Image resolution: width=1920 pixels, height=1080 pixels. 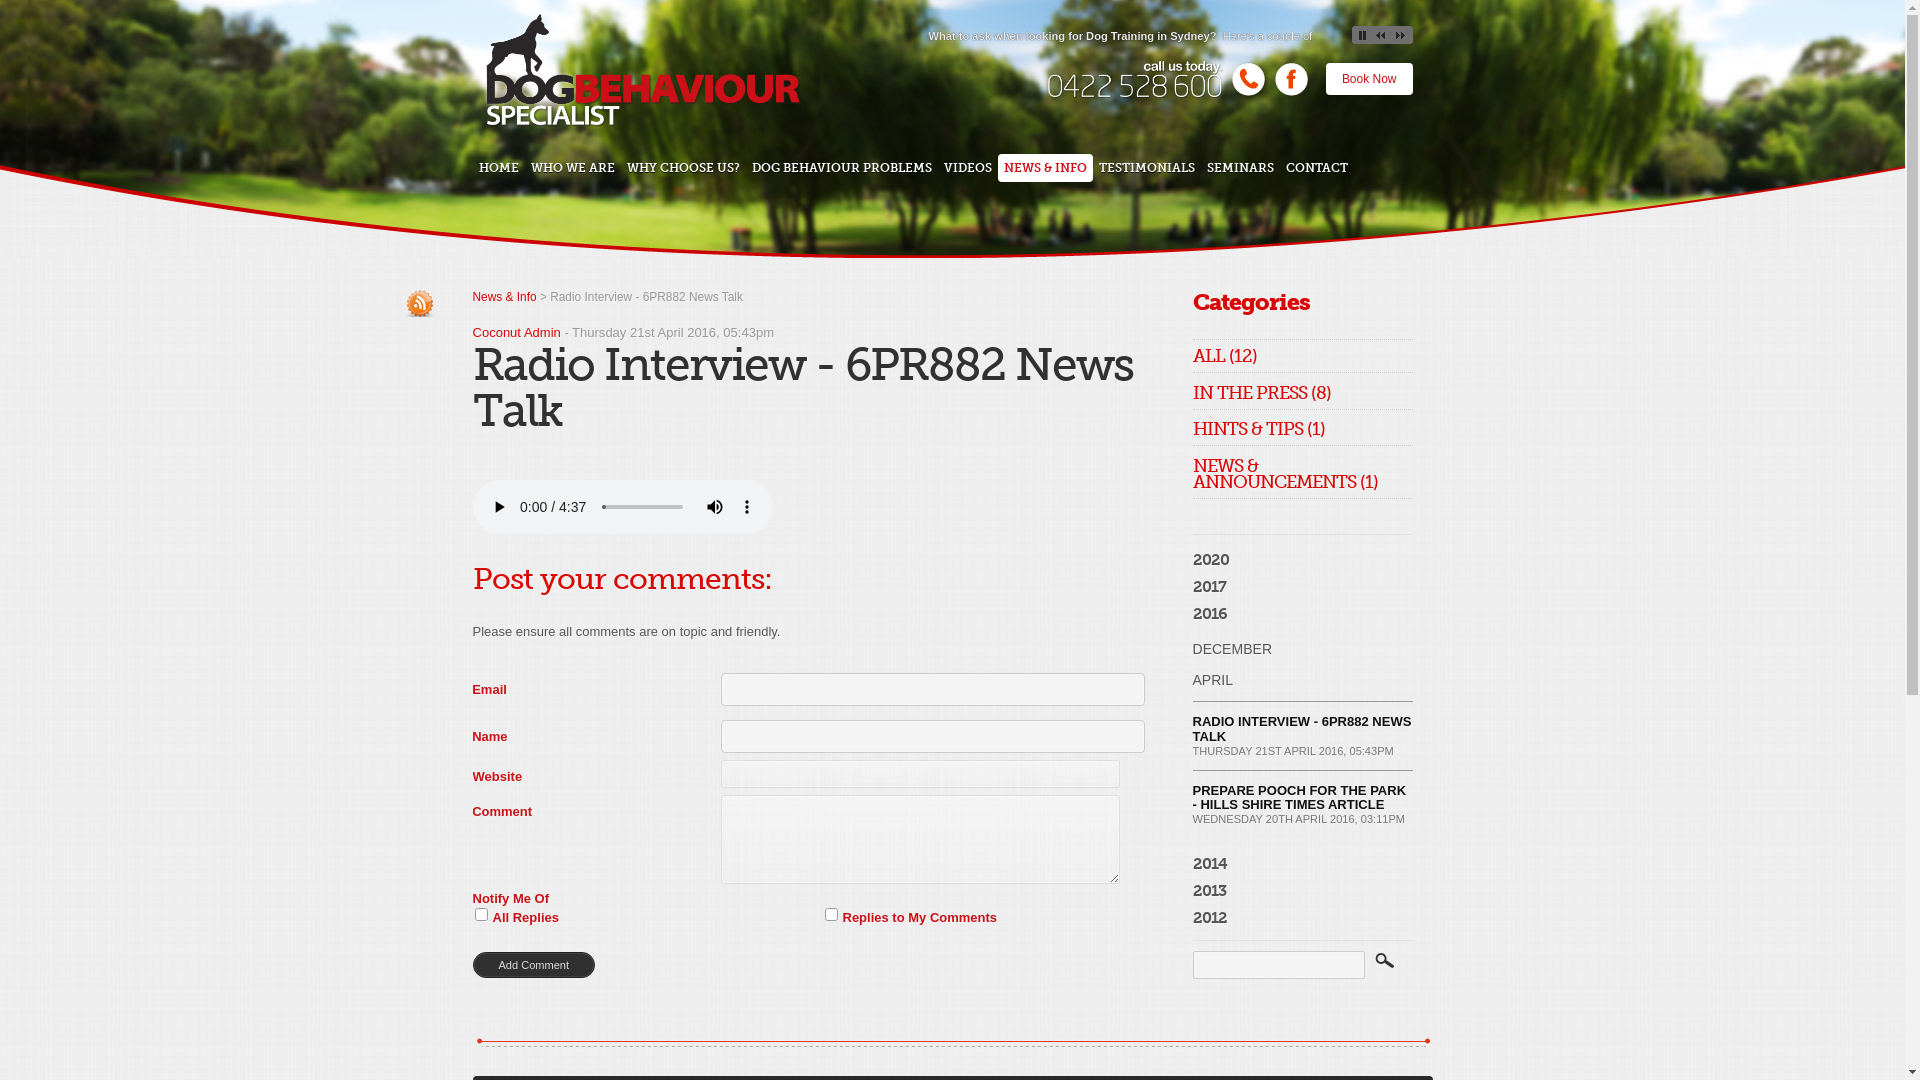 I want to click on 'HINTS & TIPS (1)', so click(x=1256, y=431).